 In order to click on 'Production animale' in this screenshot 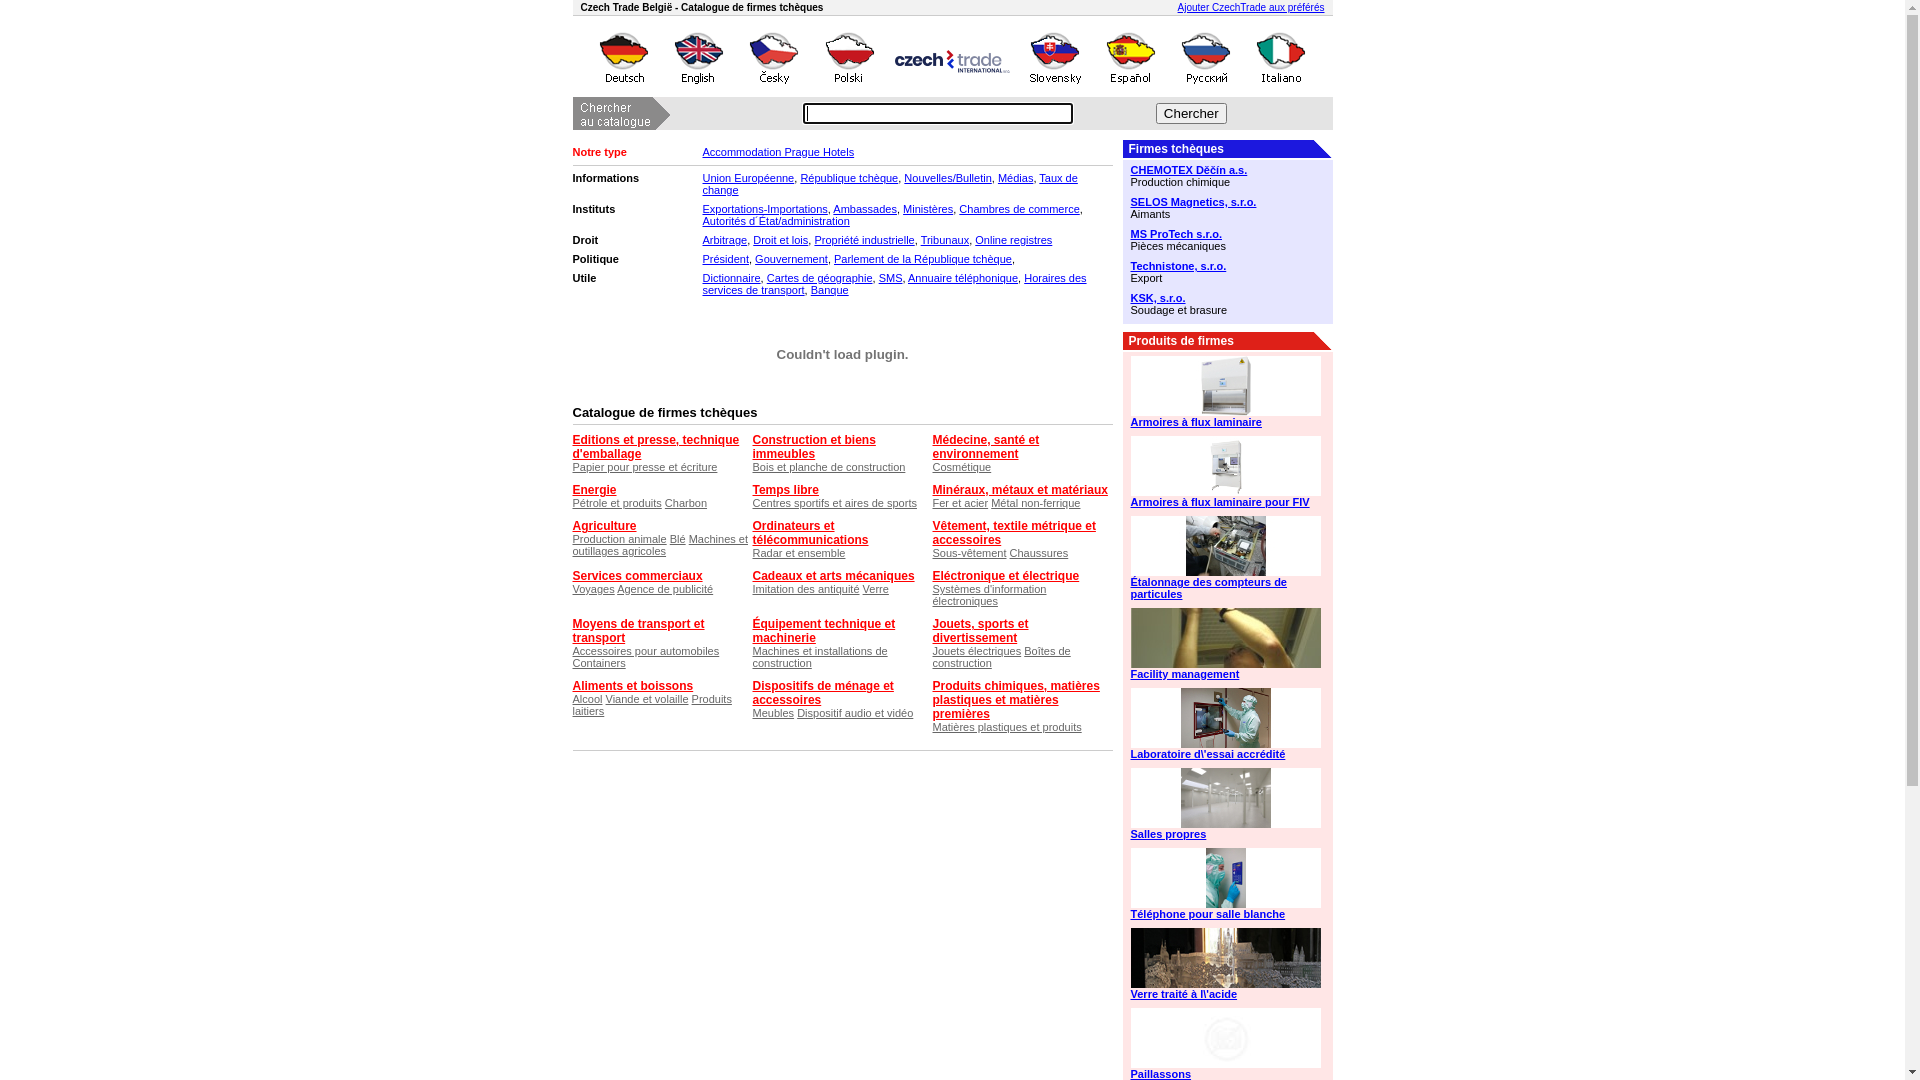, I will do `click(618, 538)`.